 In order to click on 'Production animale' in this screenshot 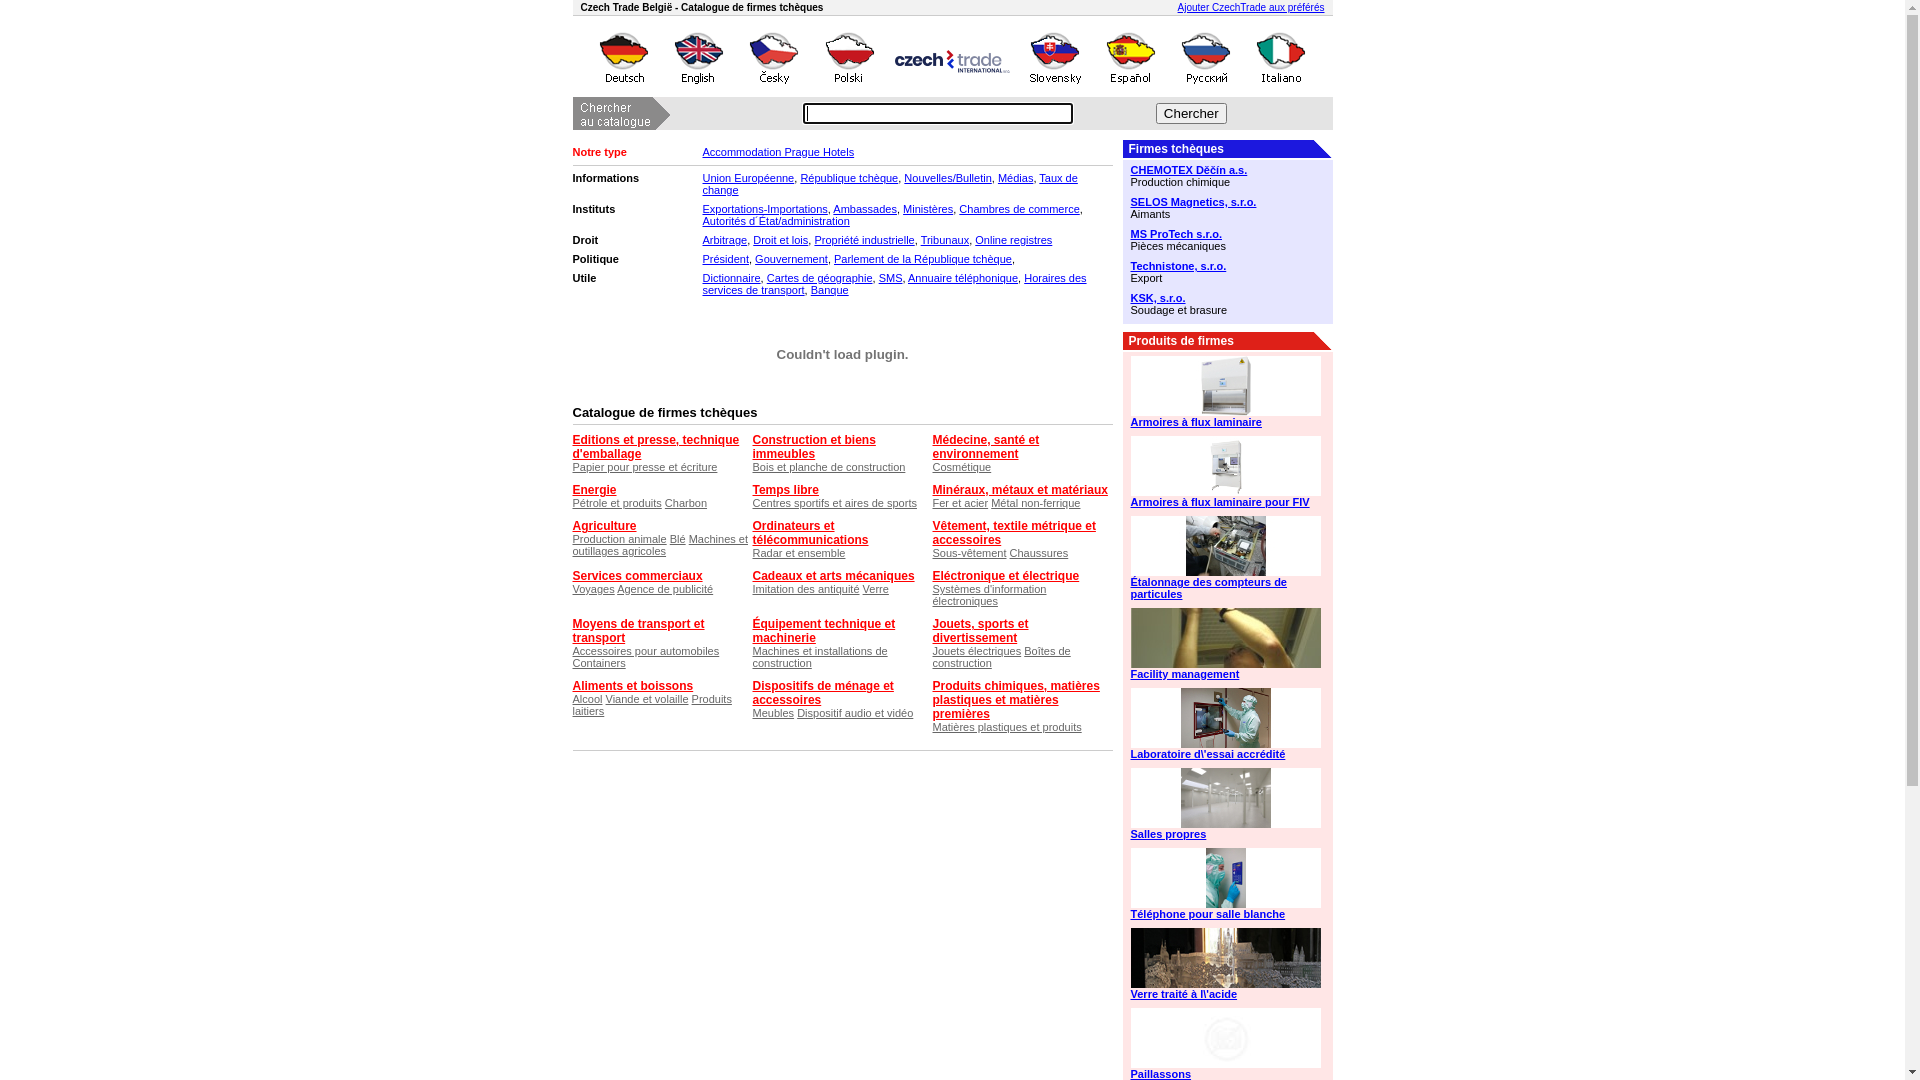, I will do `click(618, 538)`.